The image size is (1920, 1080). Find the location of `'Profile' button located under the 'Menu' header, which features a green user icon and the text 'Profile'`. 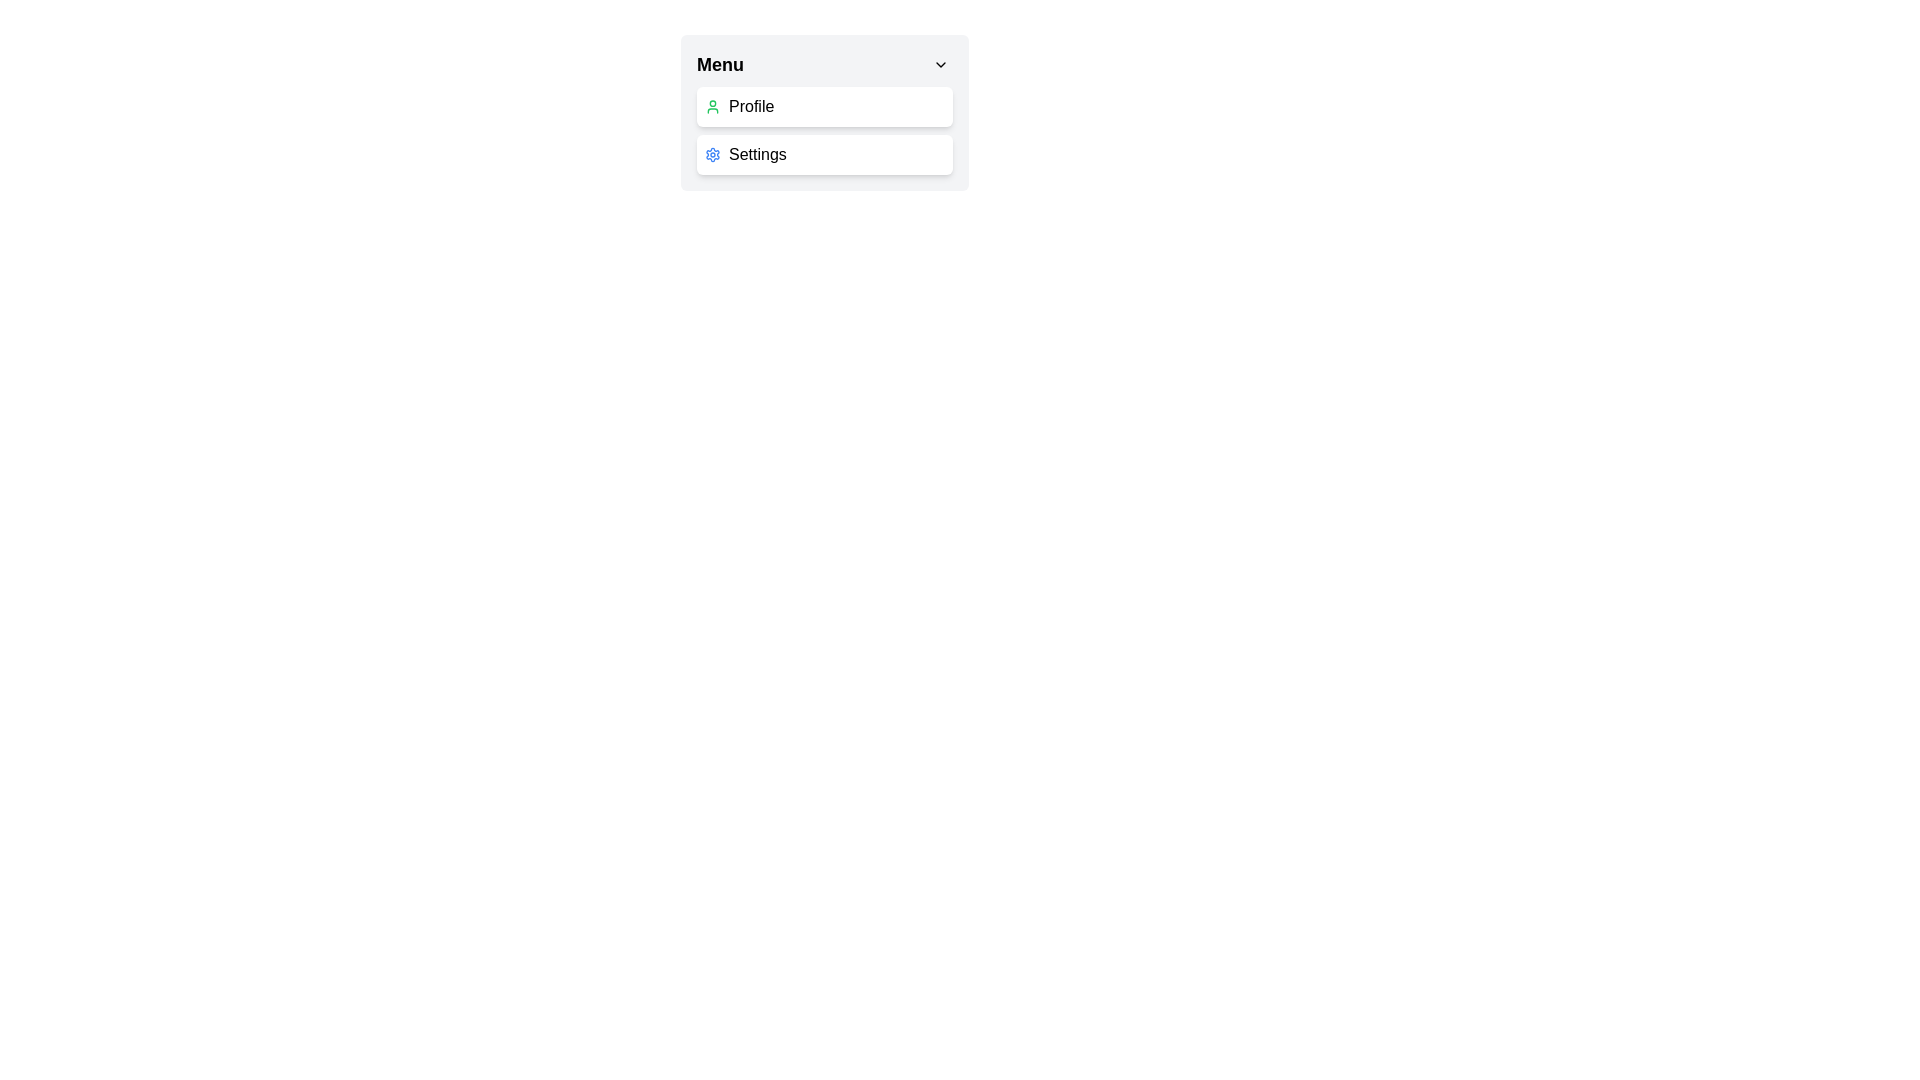

'Profile' button located under the 'Menu' header, which features a green user icon and the text 'Profile' is located at coordinates (825, 107).